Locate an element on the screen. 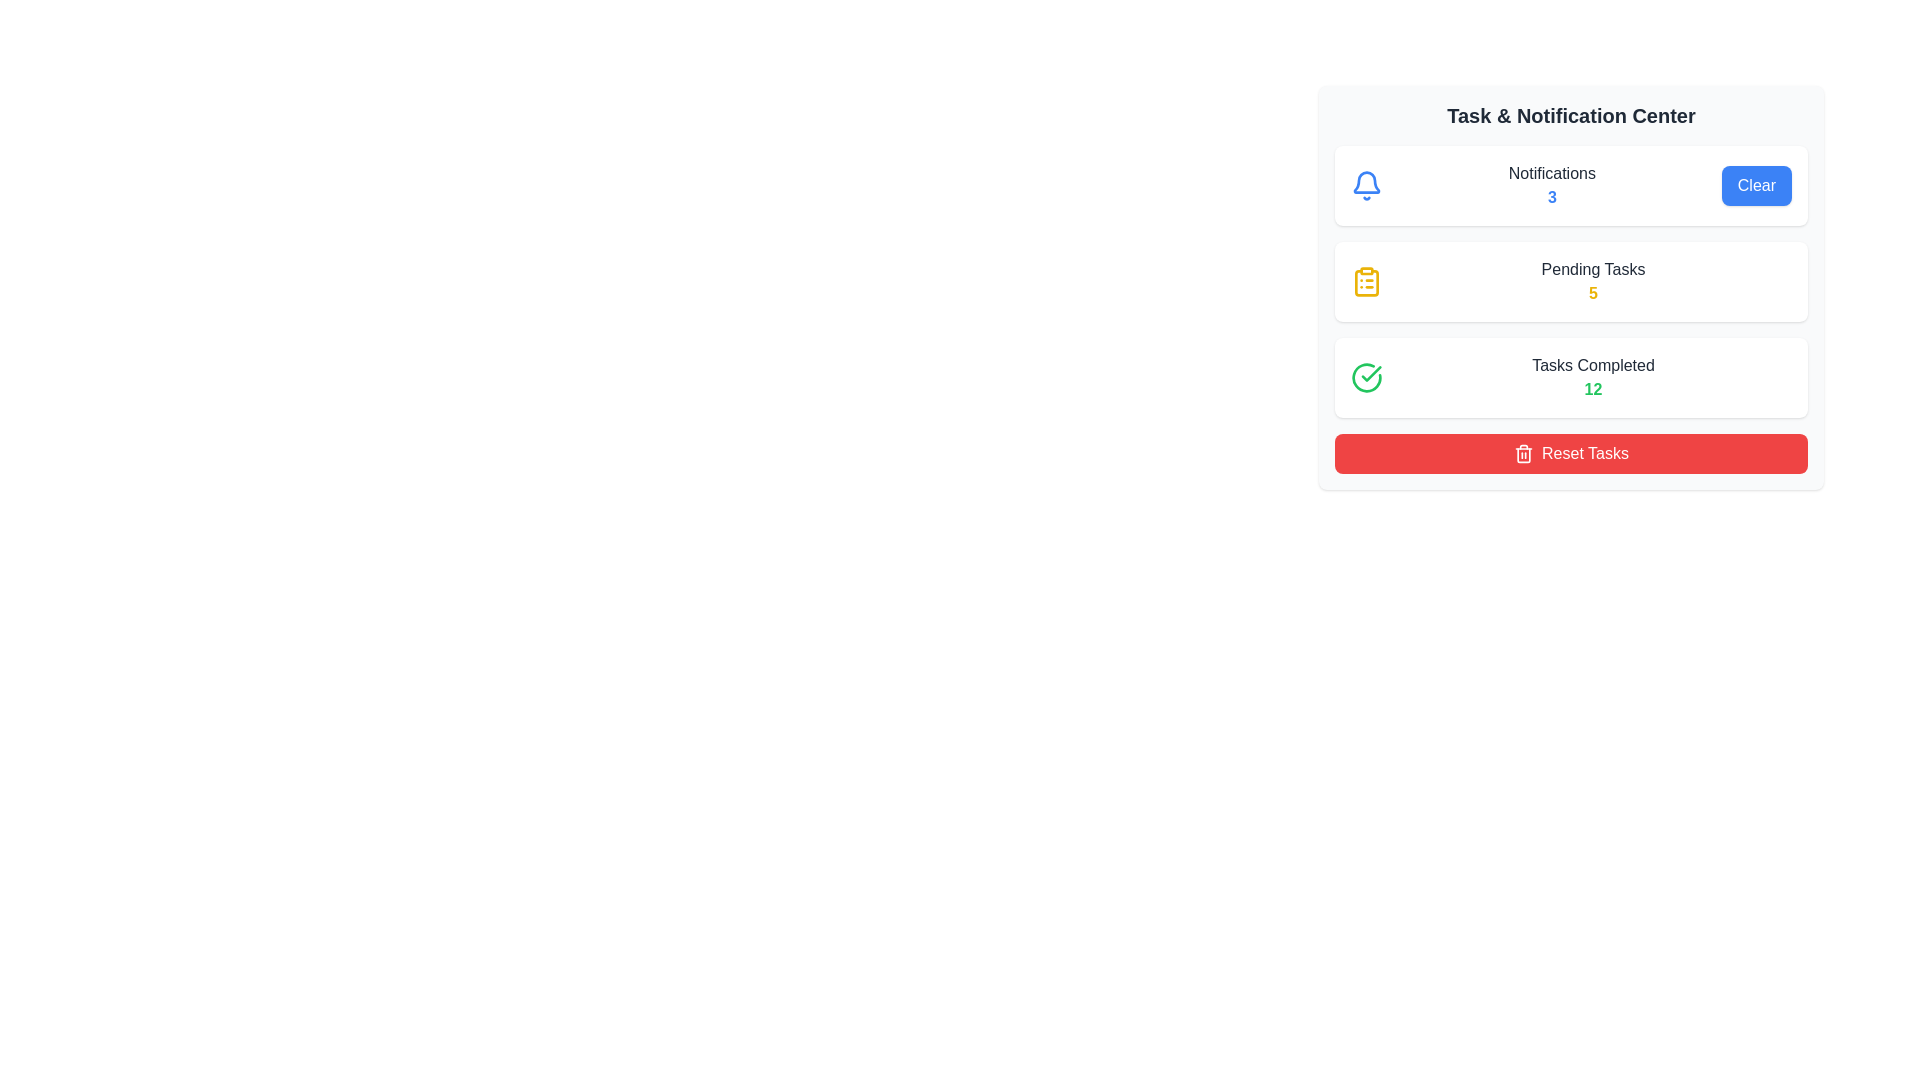 Image resolution: width=1920 pixels, height=1080 pixels. the numeric badge displaying the number '3' in bold blue text, which is located below the 'Notifications' label in the task and notification center interface is located at coordinates (1551, 197).